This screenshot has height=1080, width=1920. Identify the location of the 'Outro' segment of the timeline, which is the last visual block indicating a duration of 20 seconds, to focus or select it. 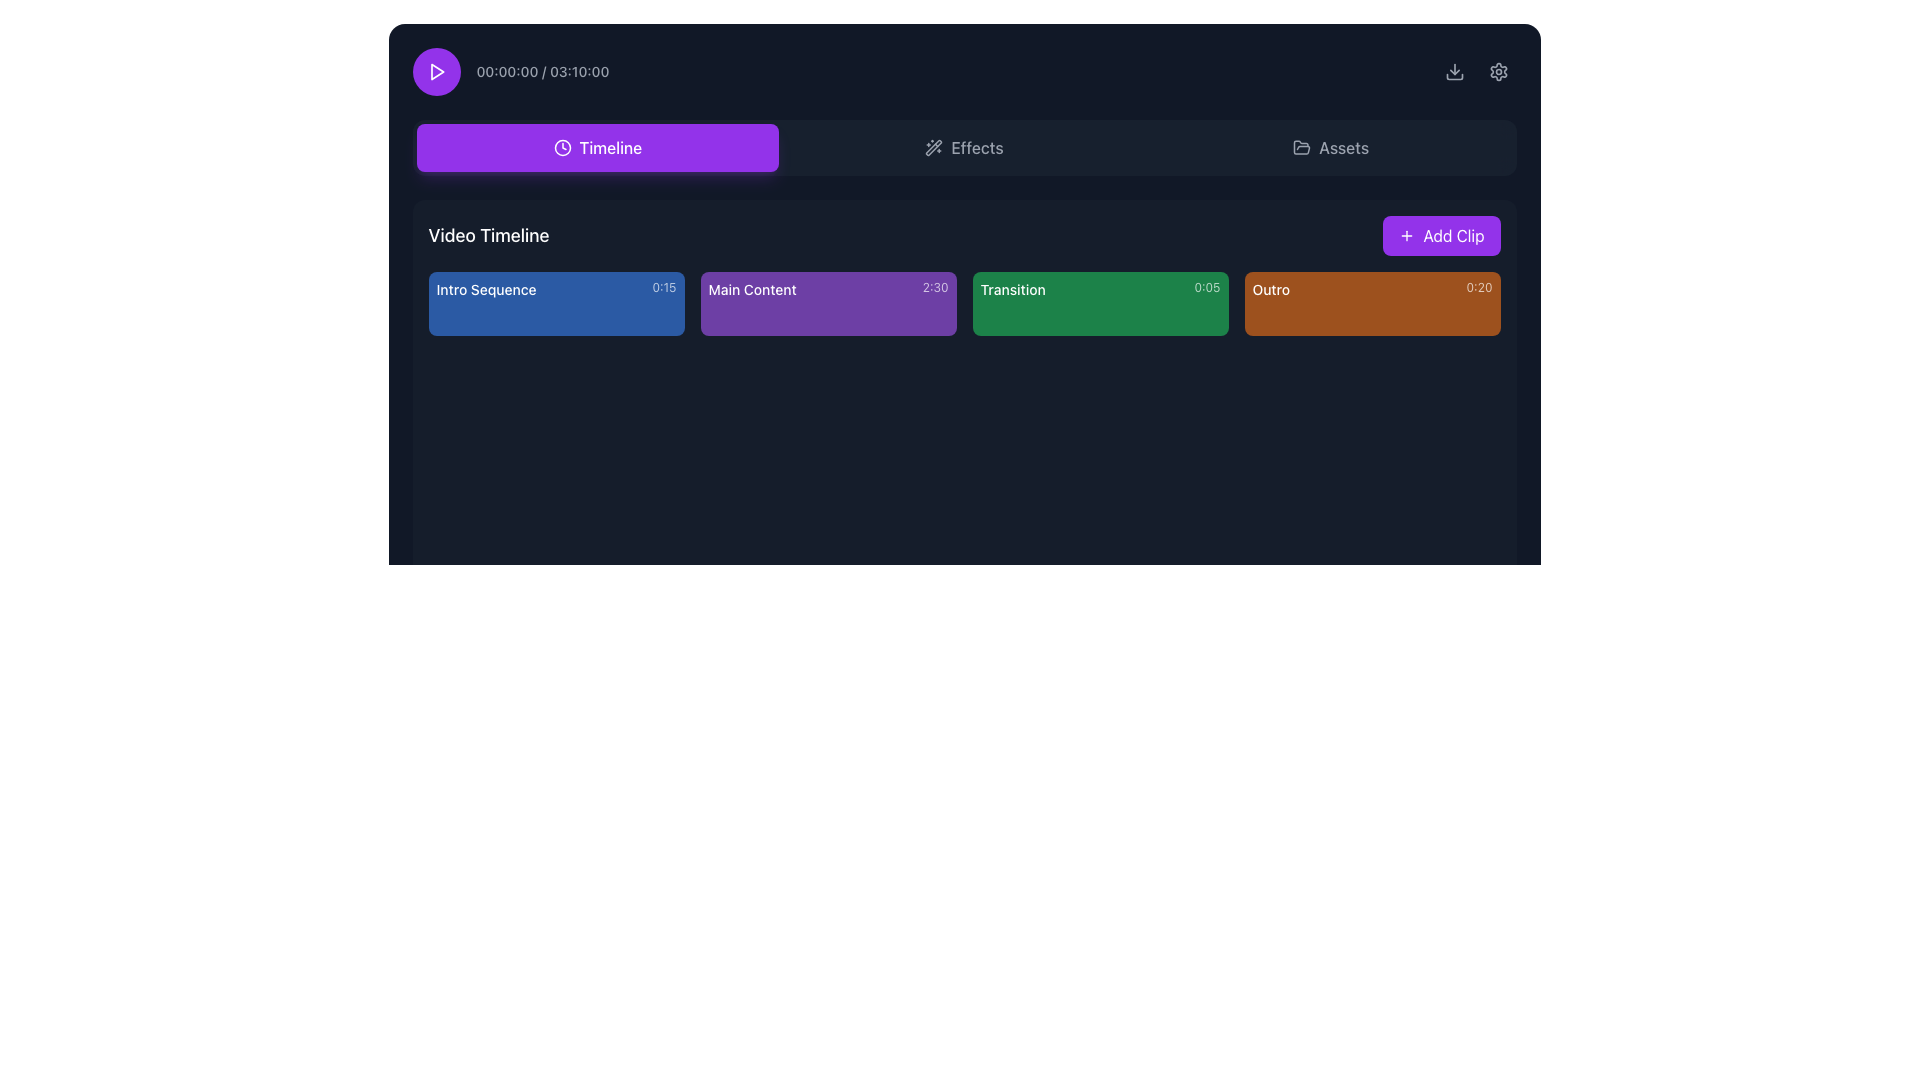
(1371, 289).